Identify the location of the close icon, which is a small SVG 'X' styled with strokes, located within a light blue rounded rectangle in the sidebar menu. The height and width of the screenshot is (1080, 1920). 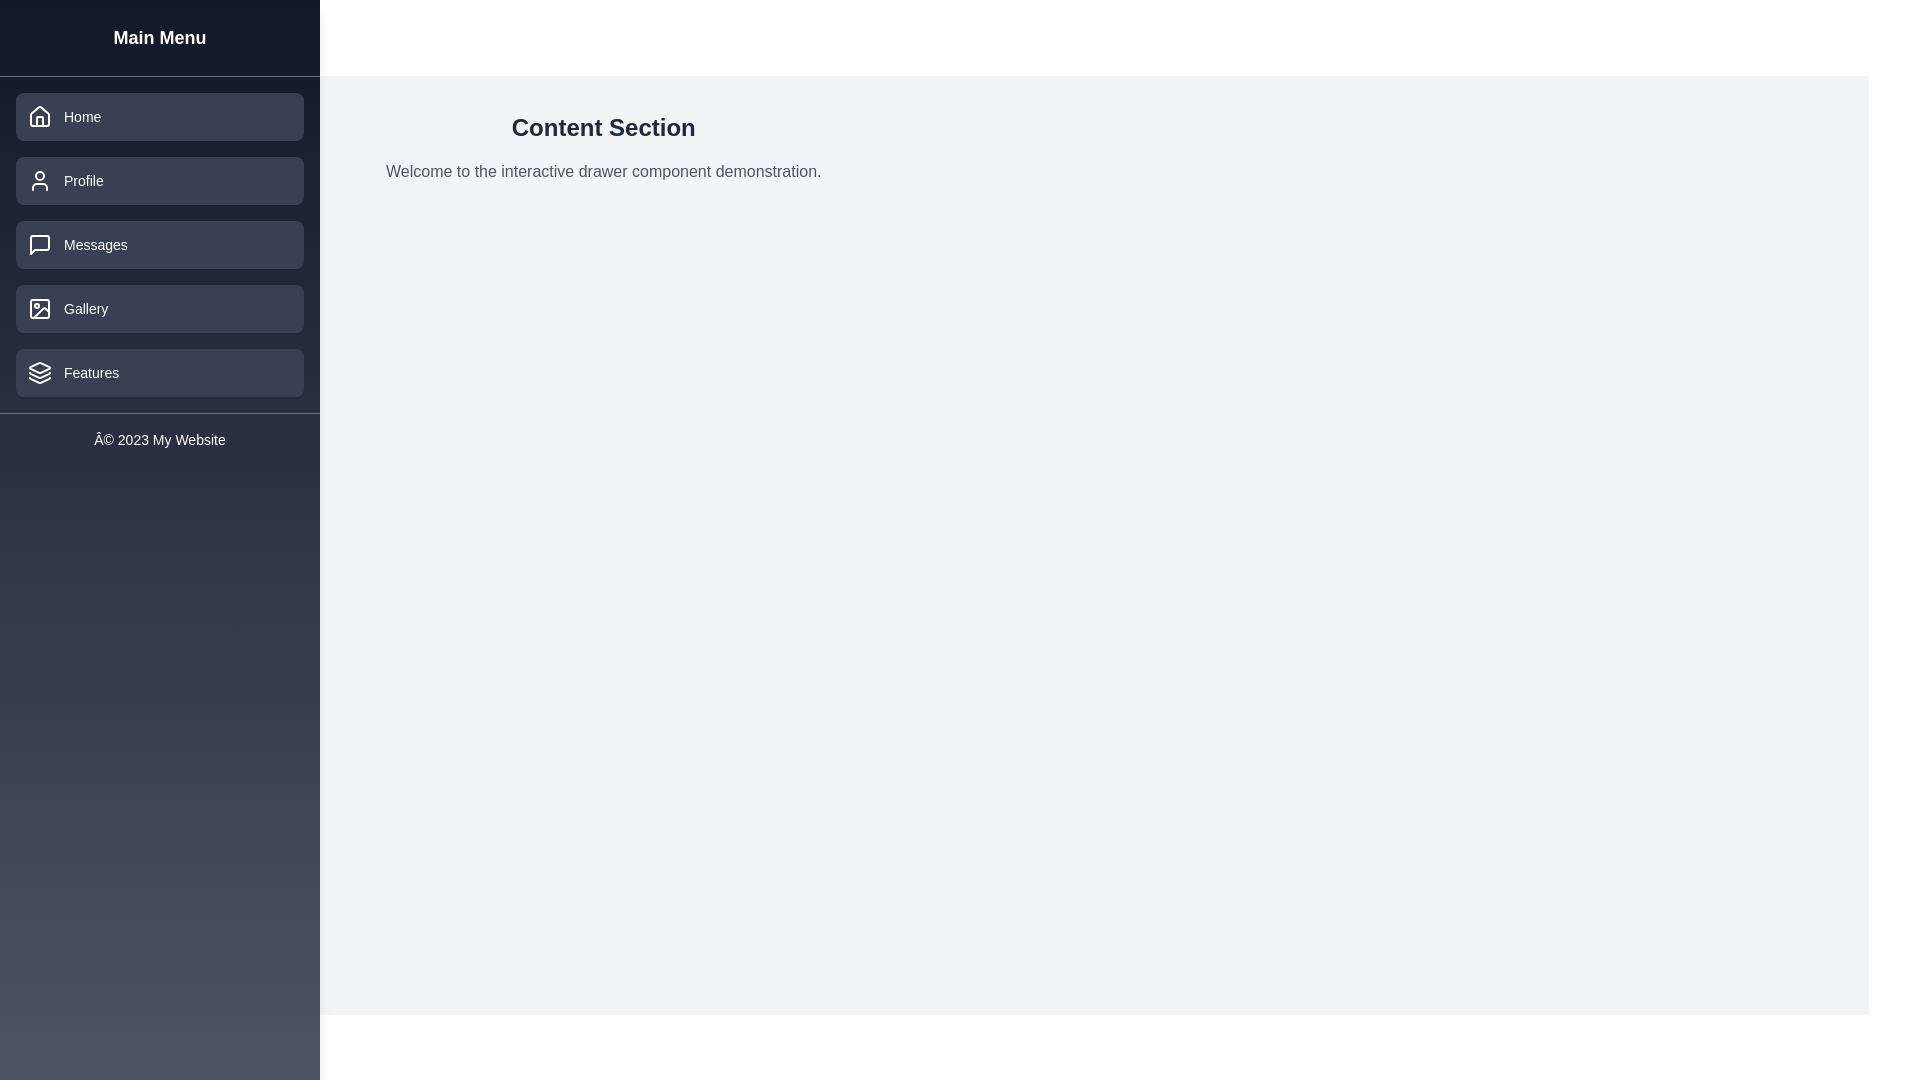
(62, 108).